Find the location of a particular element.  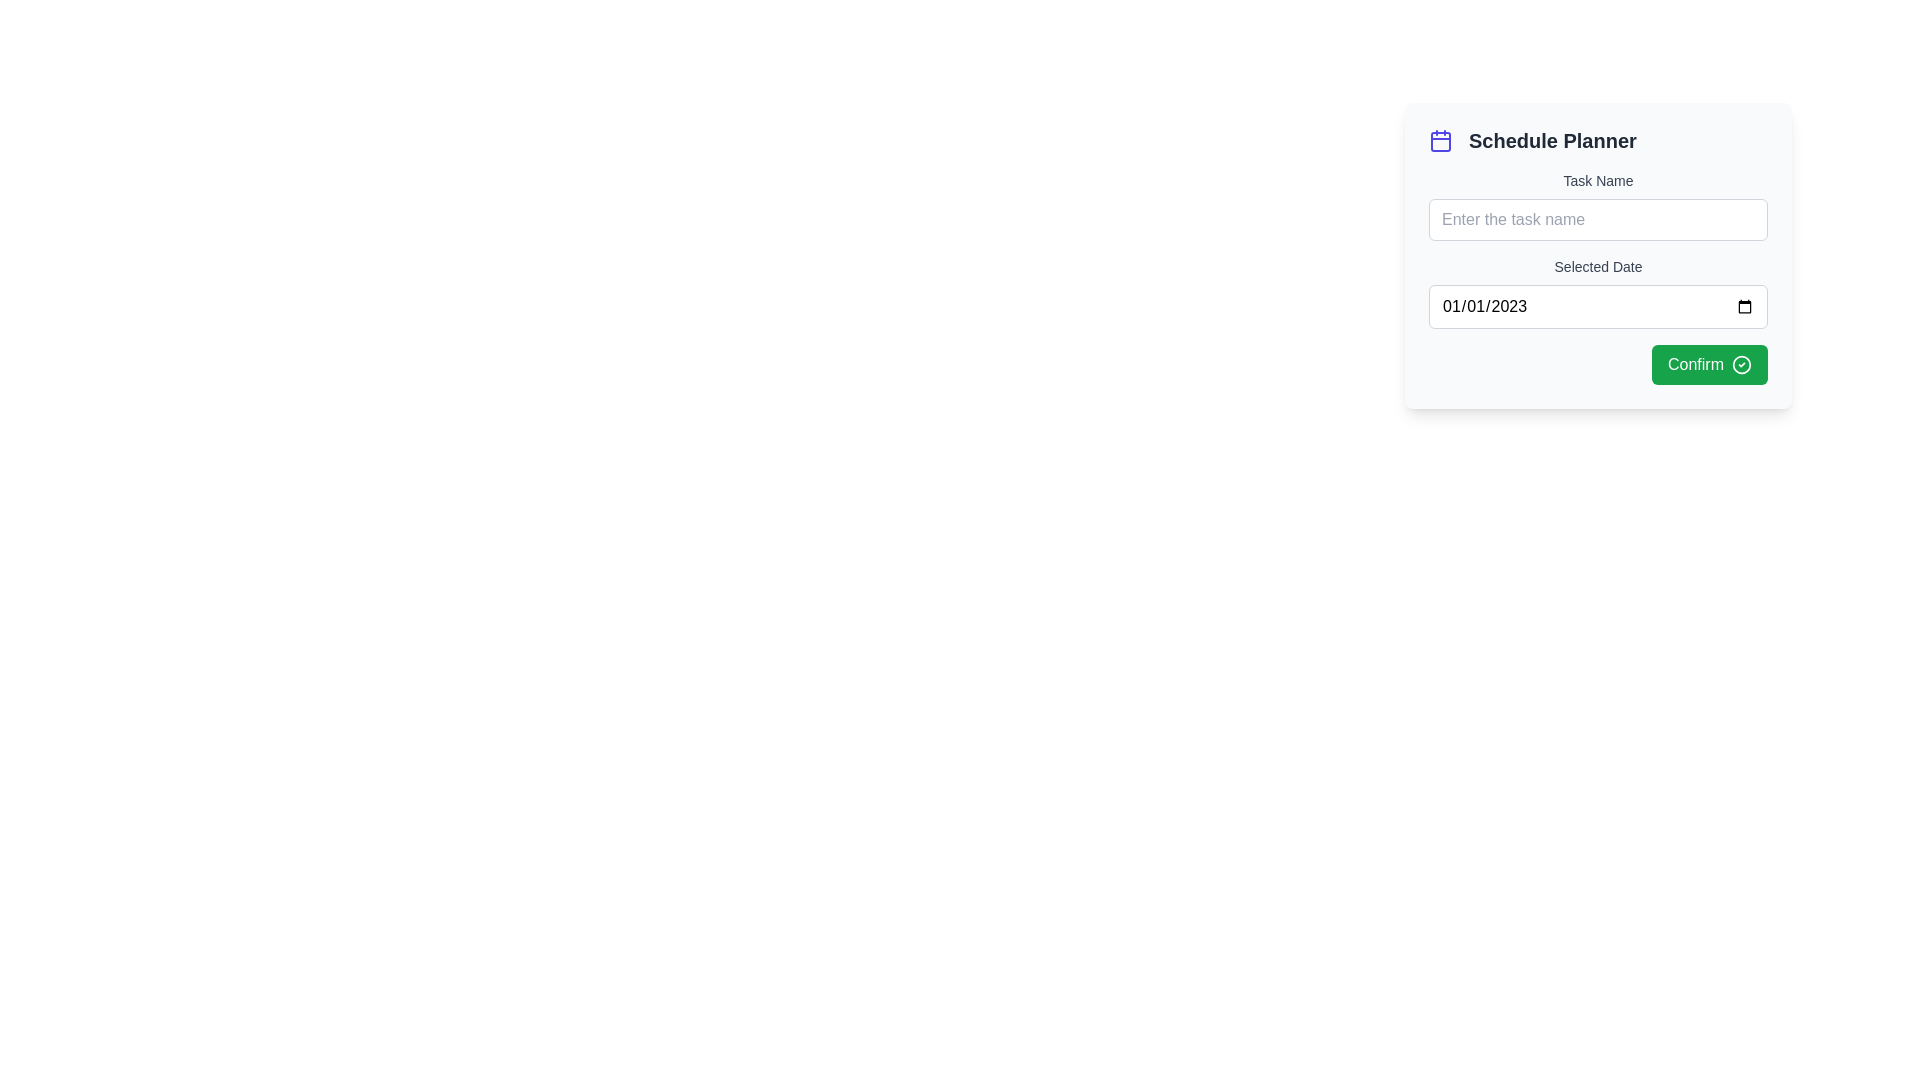

the green rectangular 'Confirm' button with rounded corners located in the bottom-right corner of the 'Schedule Planner' dialog to confirm is located at coordinates (1708, 365).